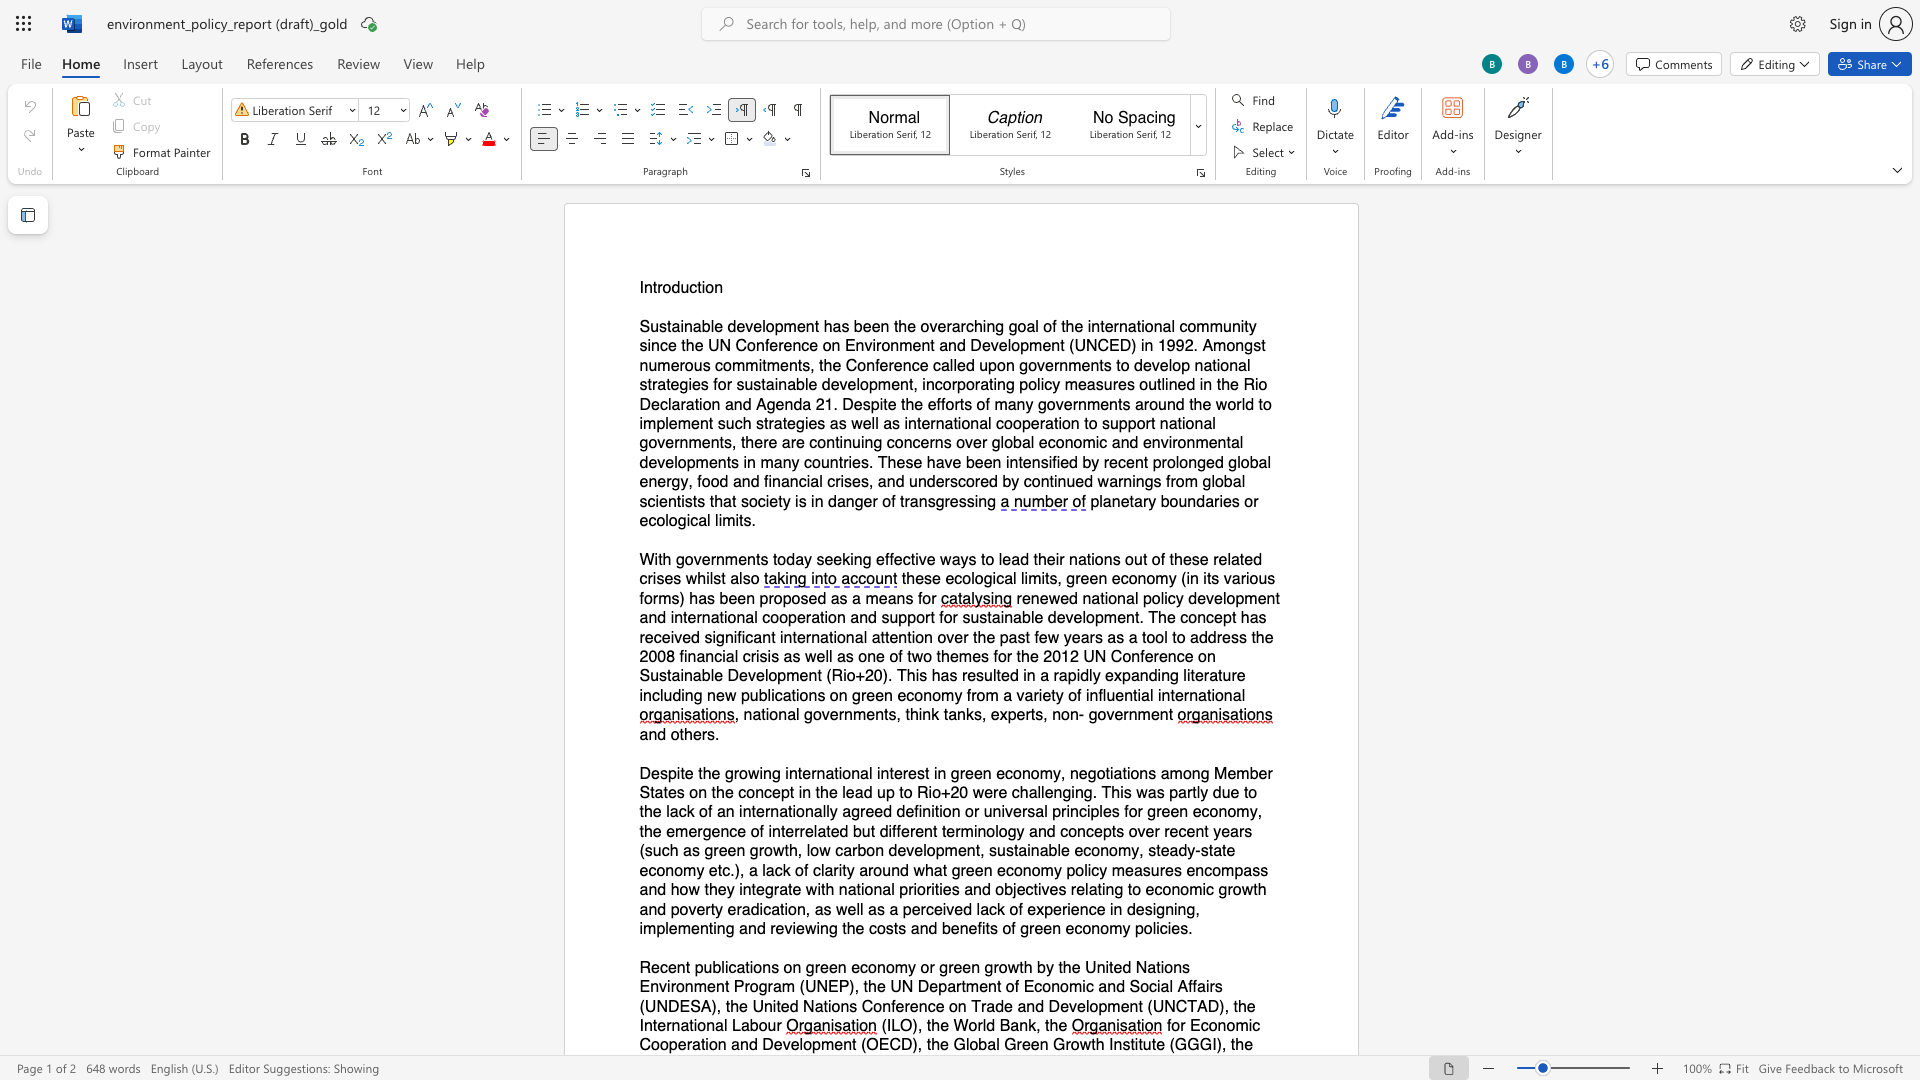  What do you see at coordinates (657, 288) in the screenshot?
I see `the space between the continuous character "t" and "r" in the text` at bounding box center [657, 288].